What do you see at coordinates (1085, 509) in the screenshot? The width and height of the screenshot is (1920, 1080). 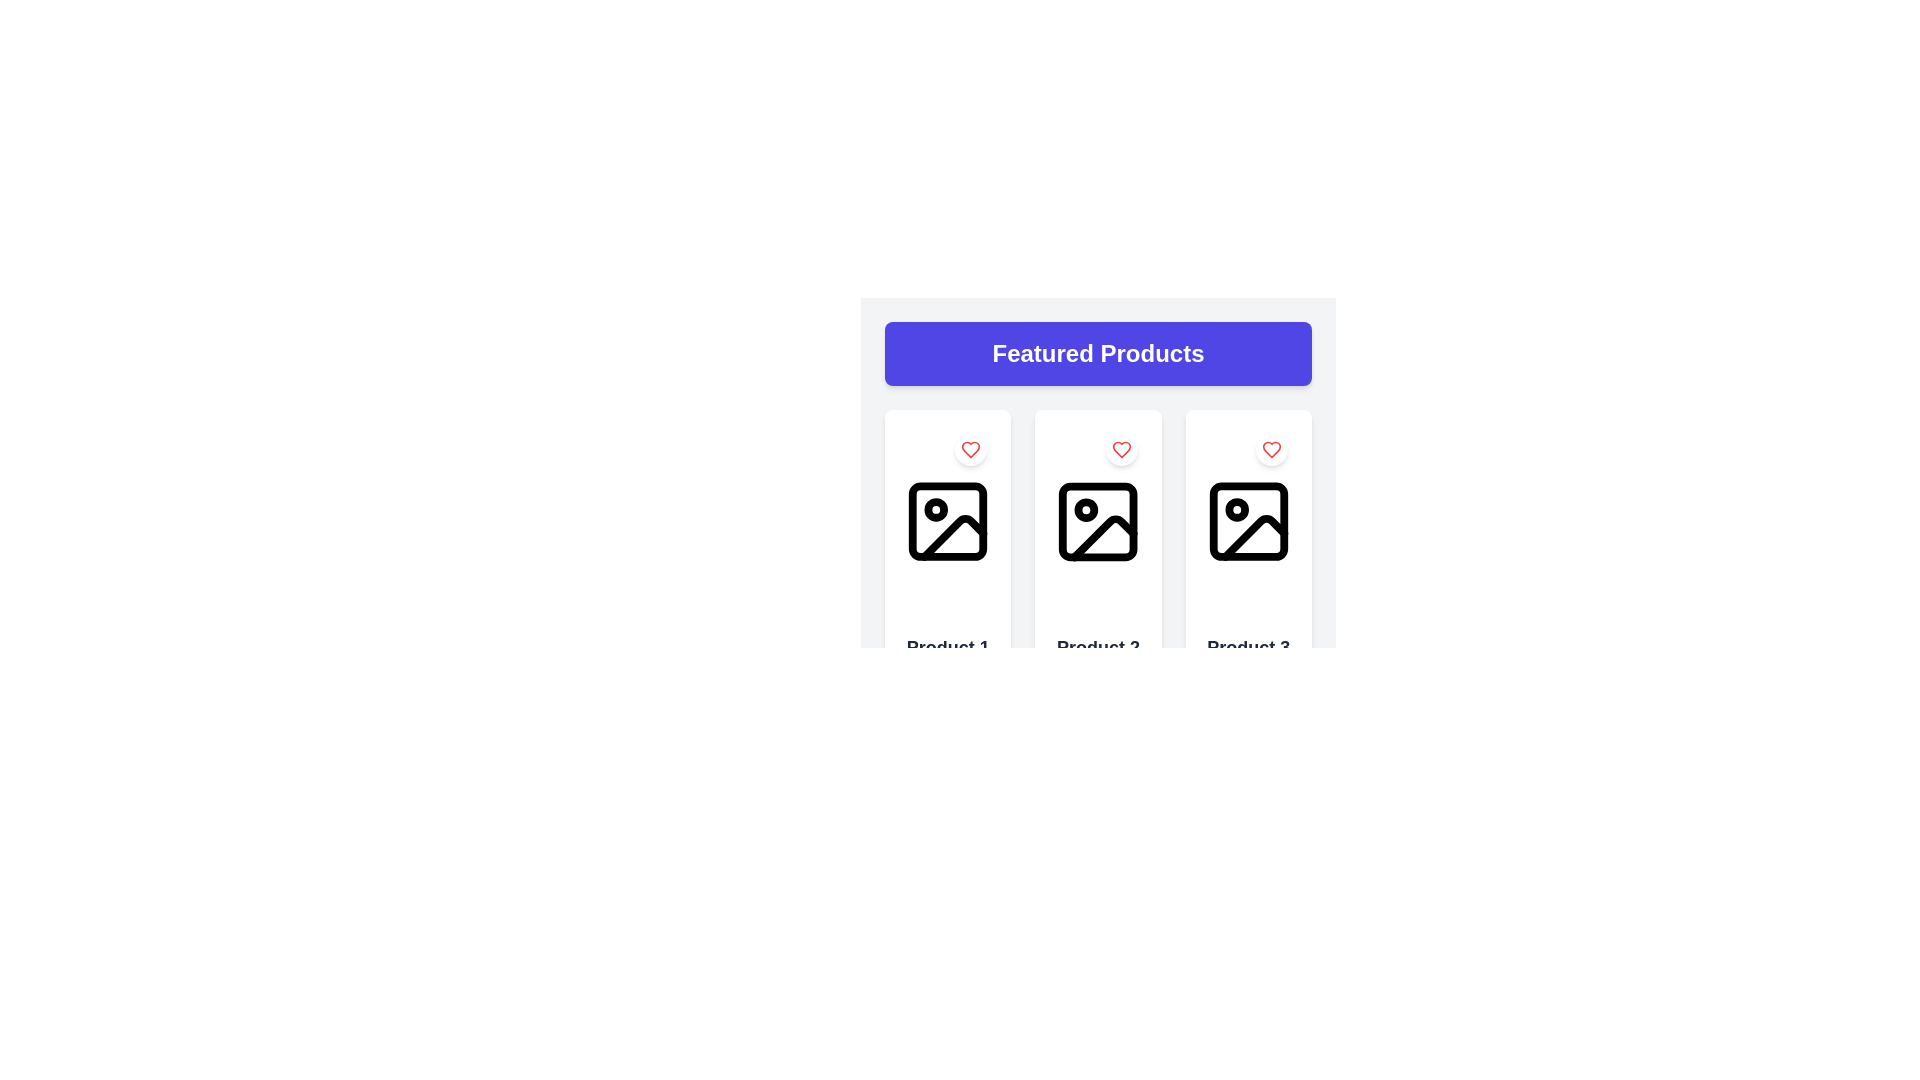 I see `the small circular graphical component within the SVG representation of 'Product 2' to retrieve details` at bounding box center [1085, 509].